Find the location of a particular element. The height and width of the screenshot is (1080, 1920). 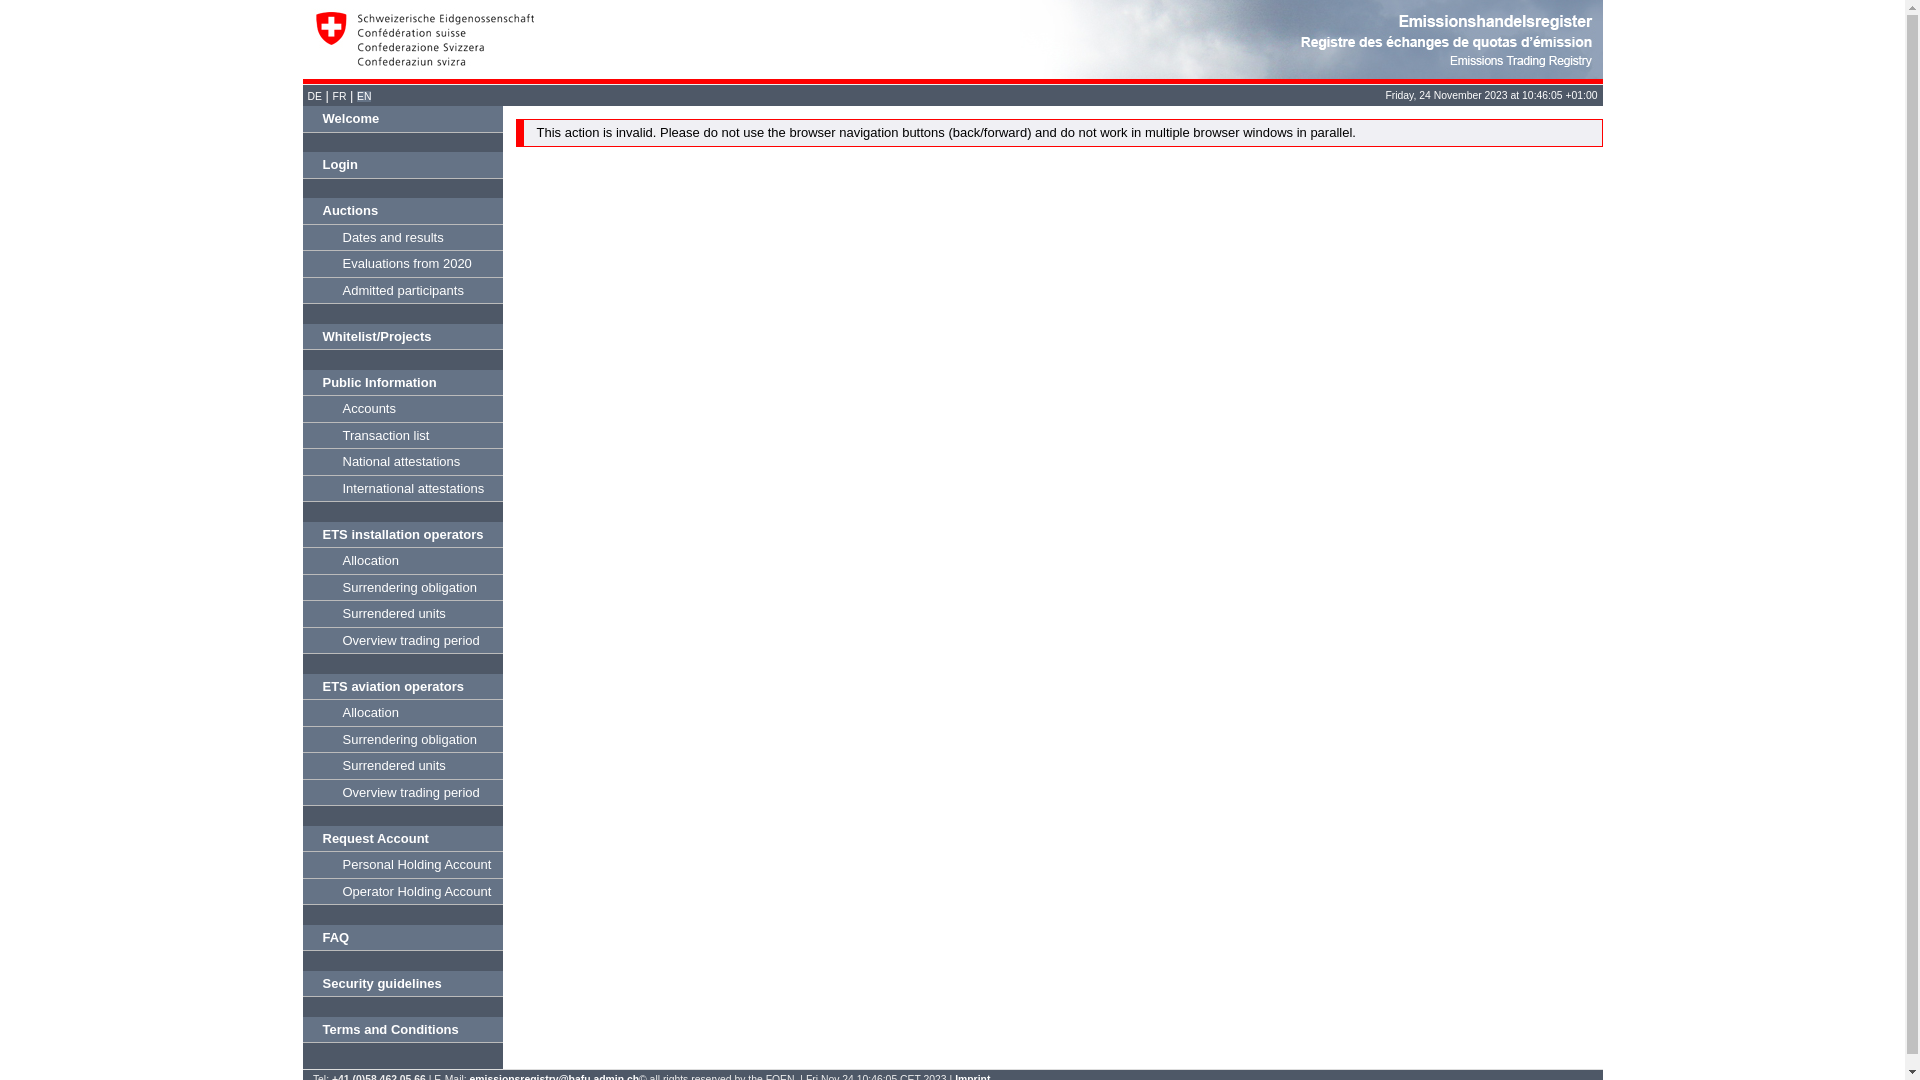

'Whitelist/Projects' is located at coordinates (401, 336).